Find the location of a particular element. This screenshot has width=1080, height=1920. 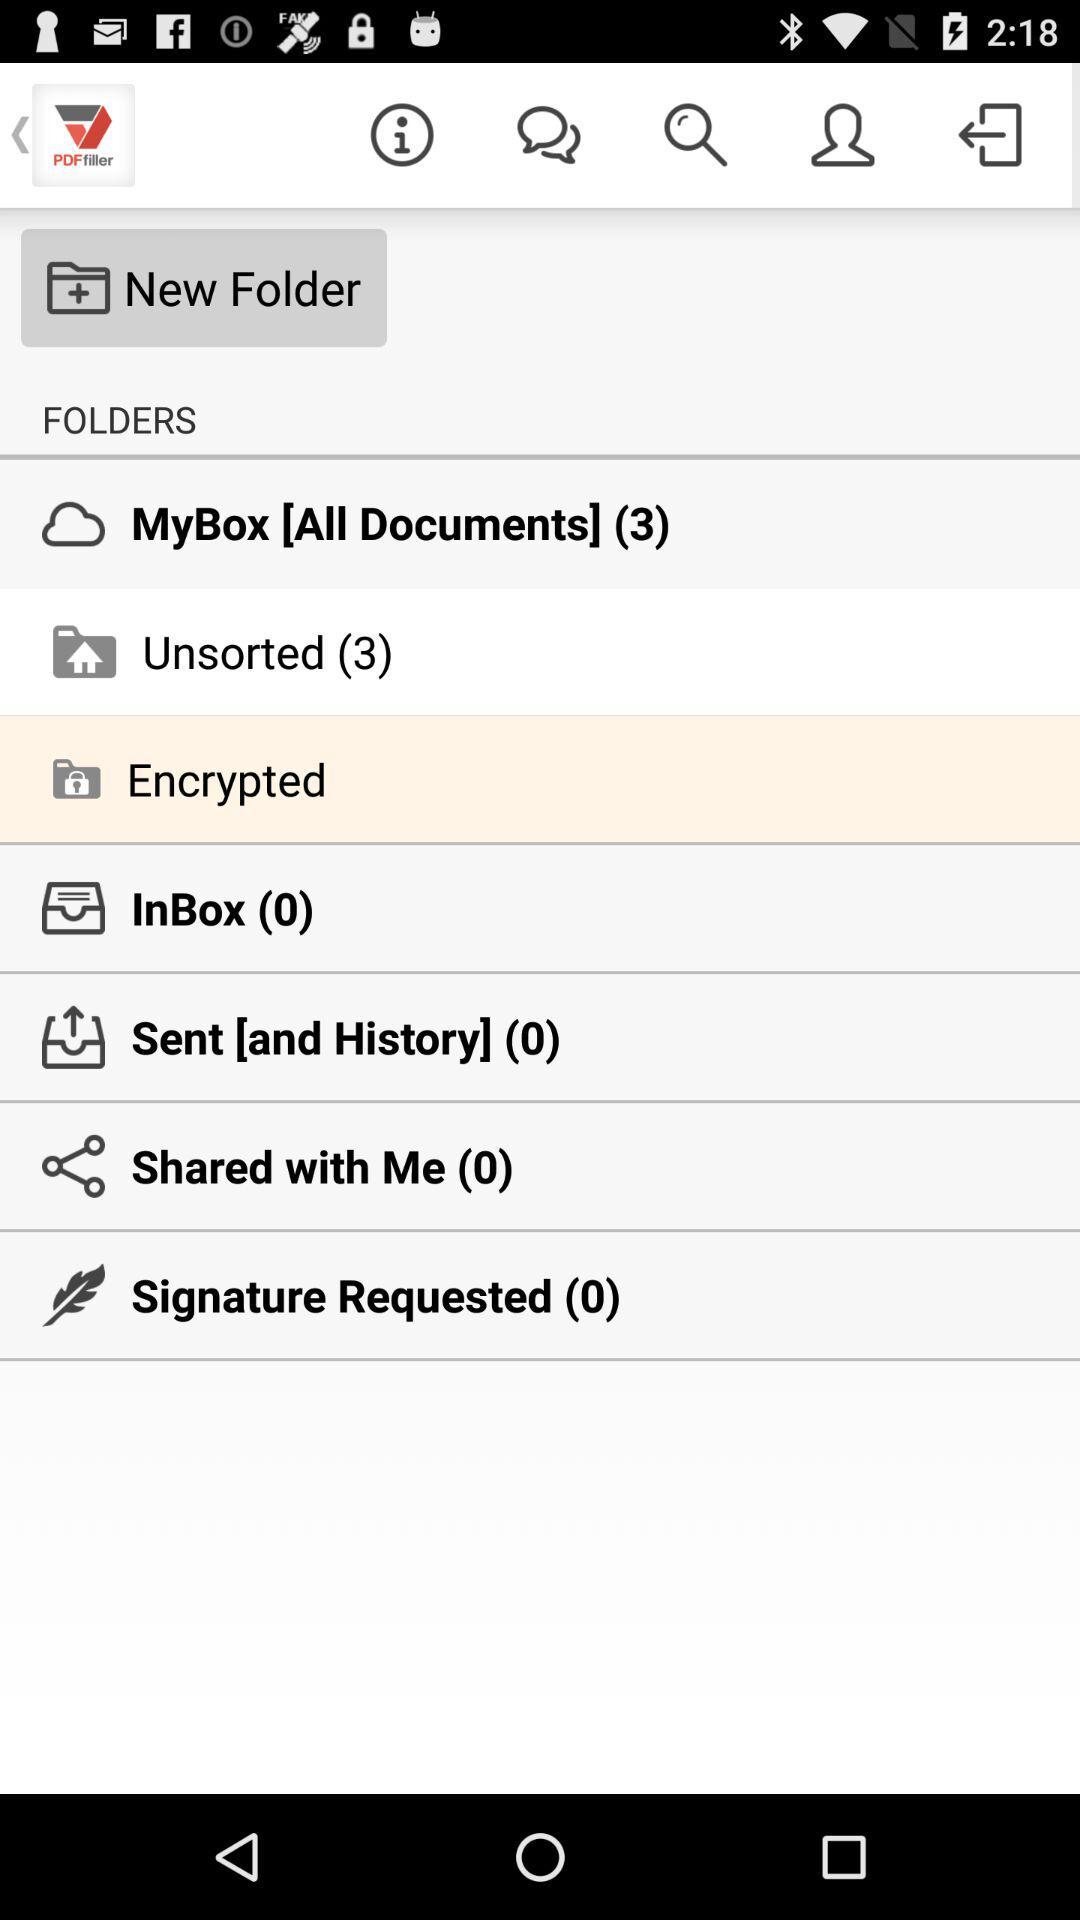

the new folder icon is located at coordinates (204, 287).